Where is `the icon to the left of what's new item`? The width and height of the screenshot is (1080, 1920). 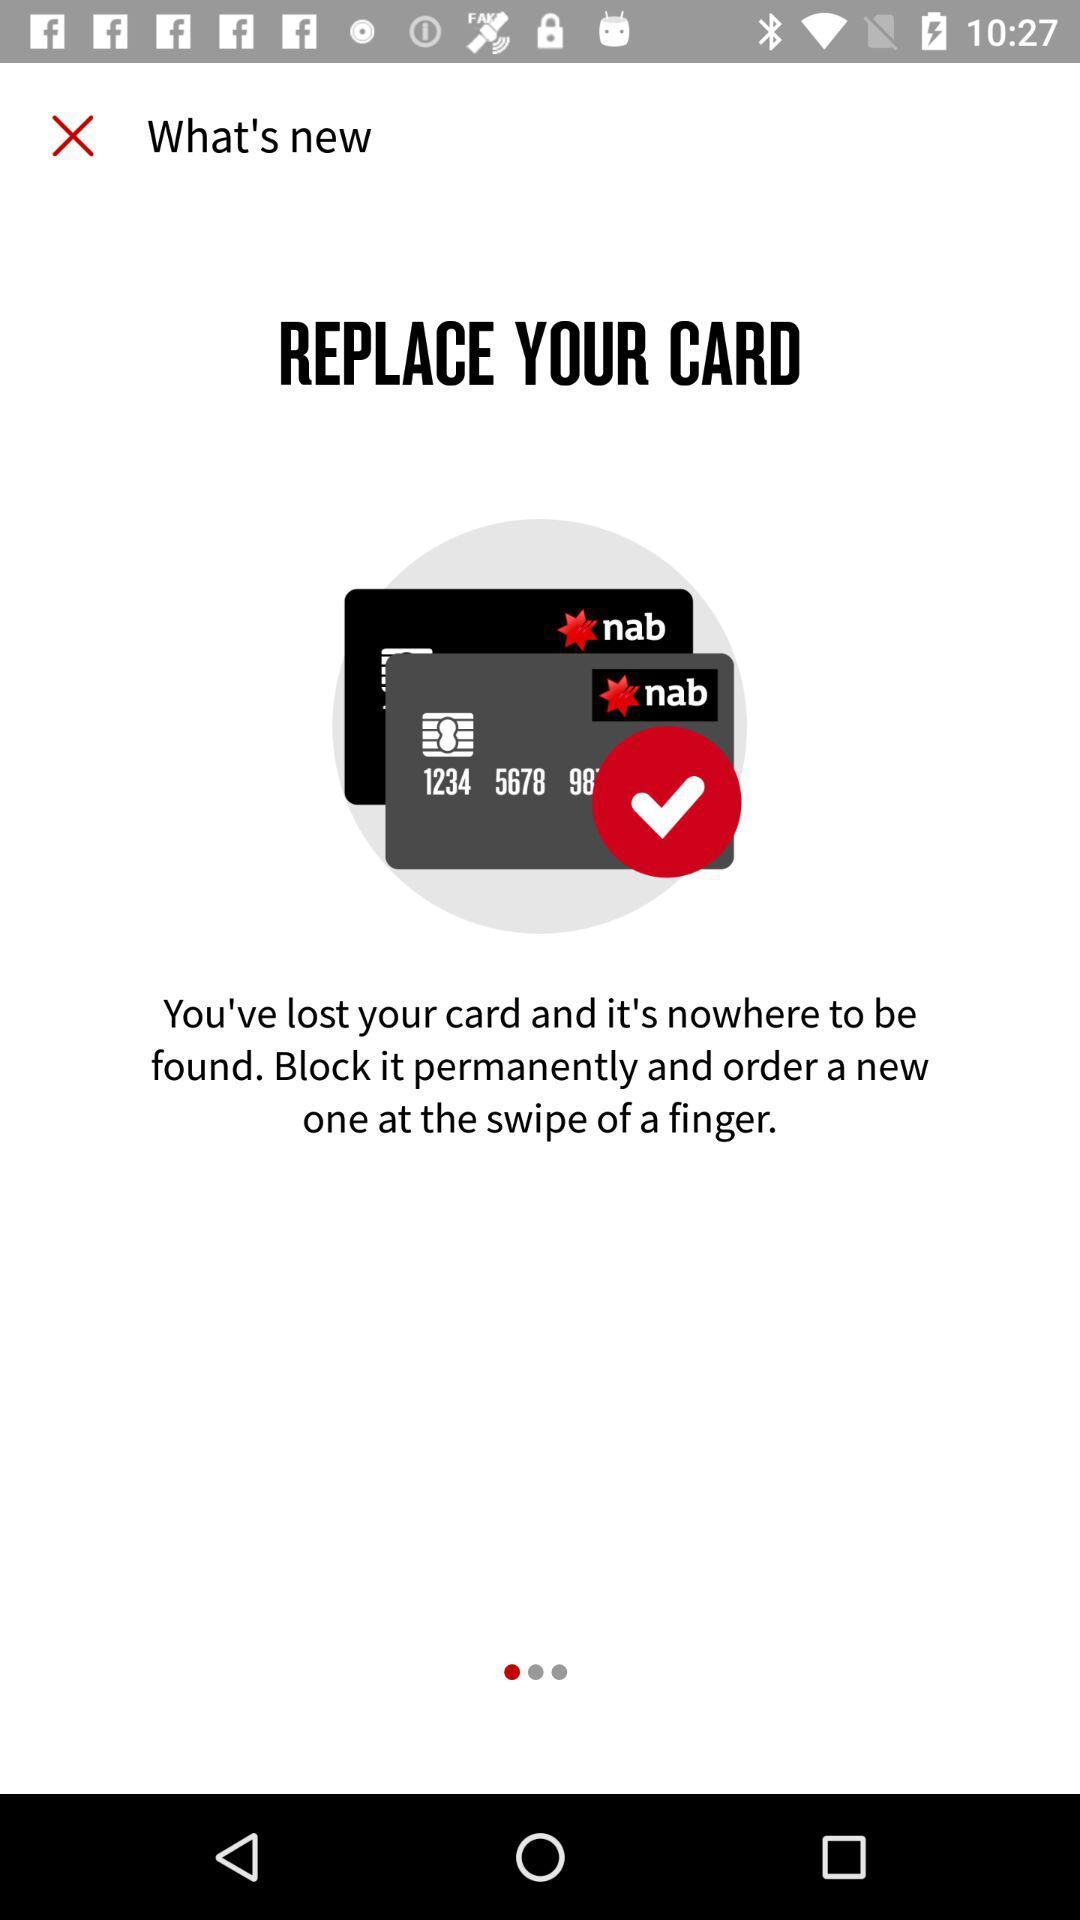
the icon to the left of what's new item is located at coordinates (72, 135).